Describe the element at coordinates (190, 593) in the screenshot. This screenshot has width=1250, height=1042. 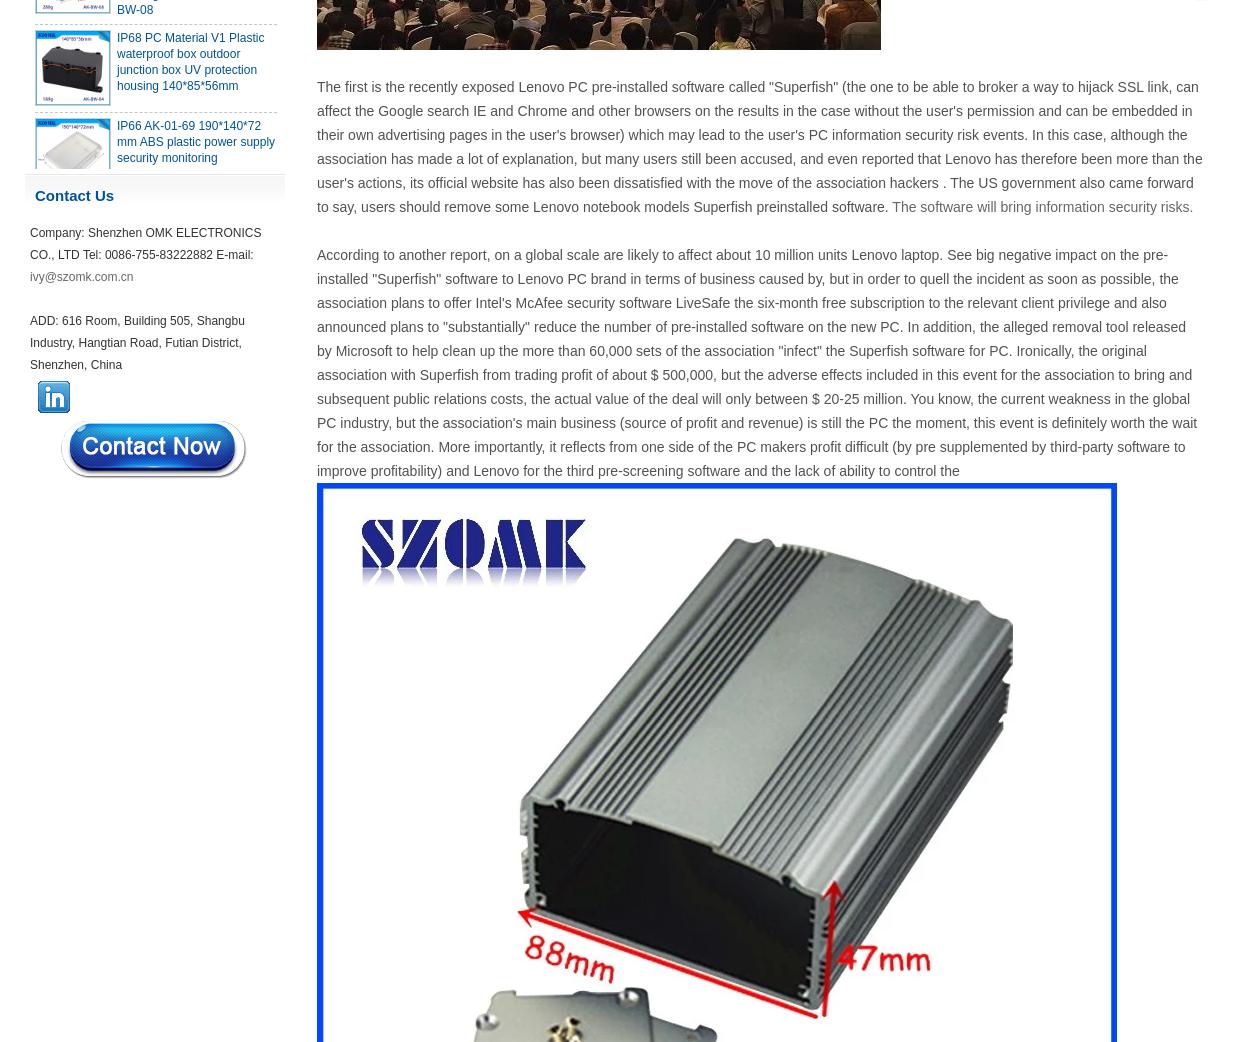
I see `'IP66 waterproof plastic enclosures  outdoor use with metal screws AK-01-55 248*160*60MM'` at that location.